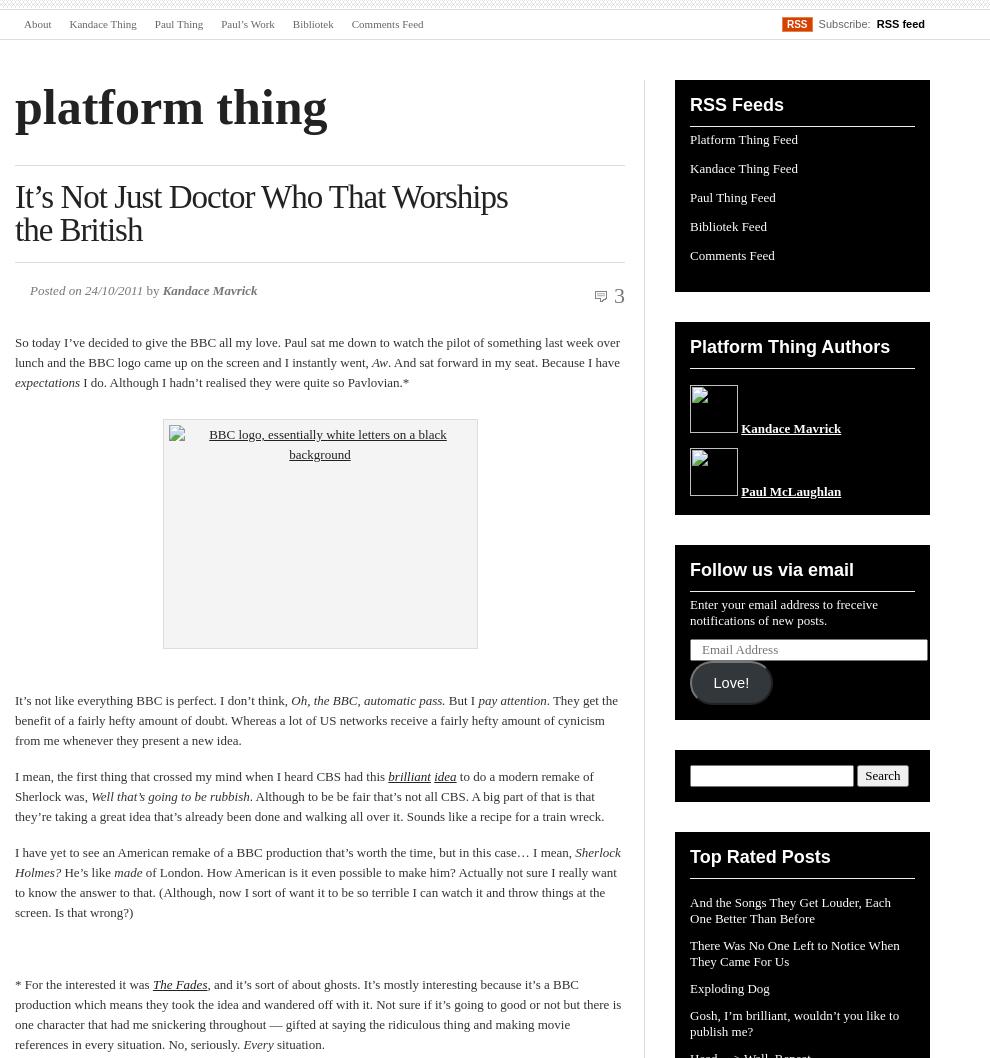 The height and width of the screenshot is (1058, 990). What do you see at coordinates (690, 138) in the screenshot?
I see `'Platform Thing Feed'` at bounding box center [690, 138].